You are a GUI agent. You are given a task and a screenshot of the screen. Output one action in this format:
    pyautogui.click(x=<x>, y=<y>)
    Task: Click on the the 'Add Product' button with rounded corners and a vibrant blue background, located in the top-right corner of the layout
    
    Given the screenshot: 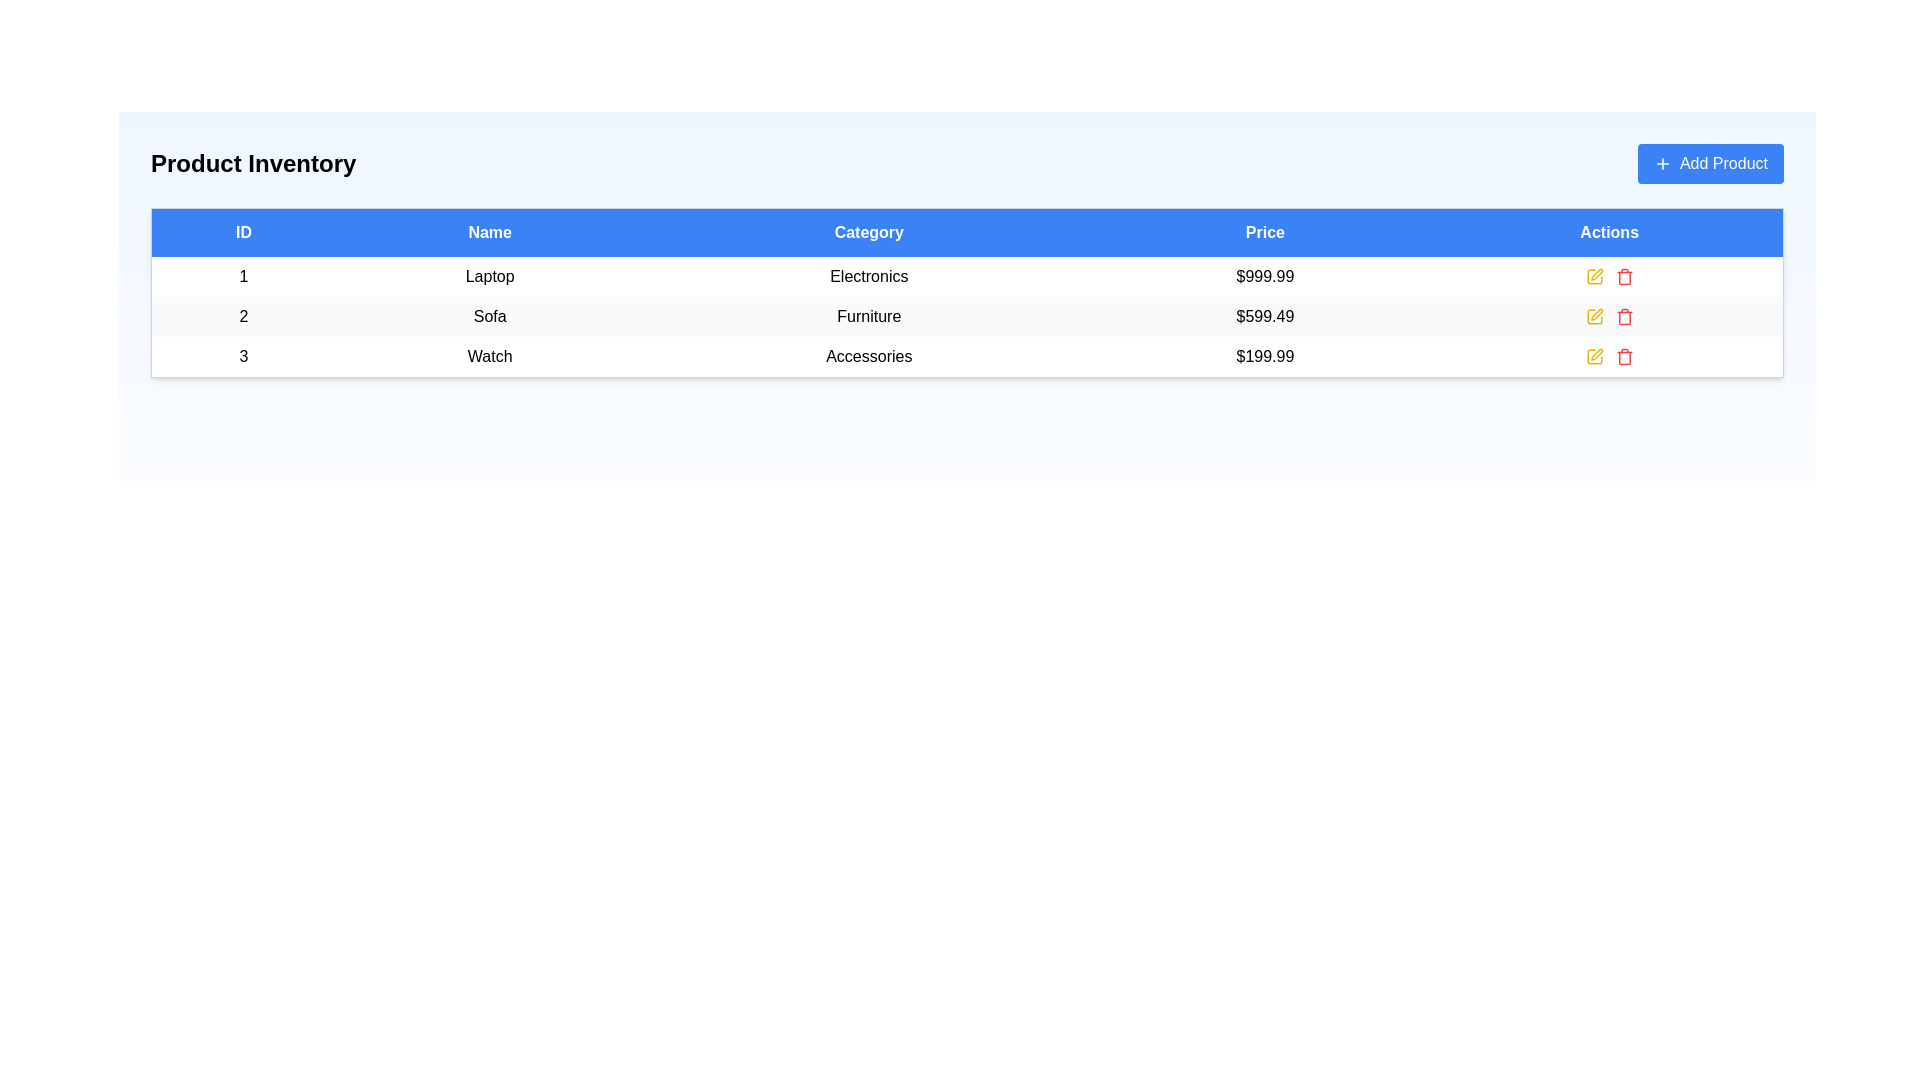 What is the action you would take?
    pyautogui.click(x=1709, y=163)
    